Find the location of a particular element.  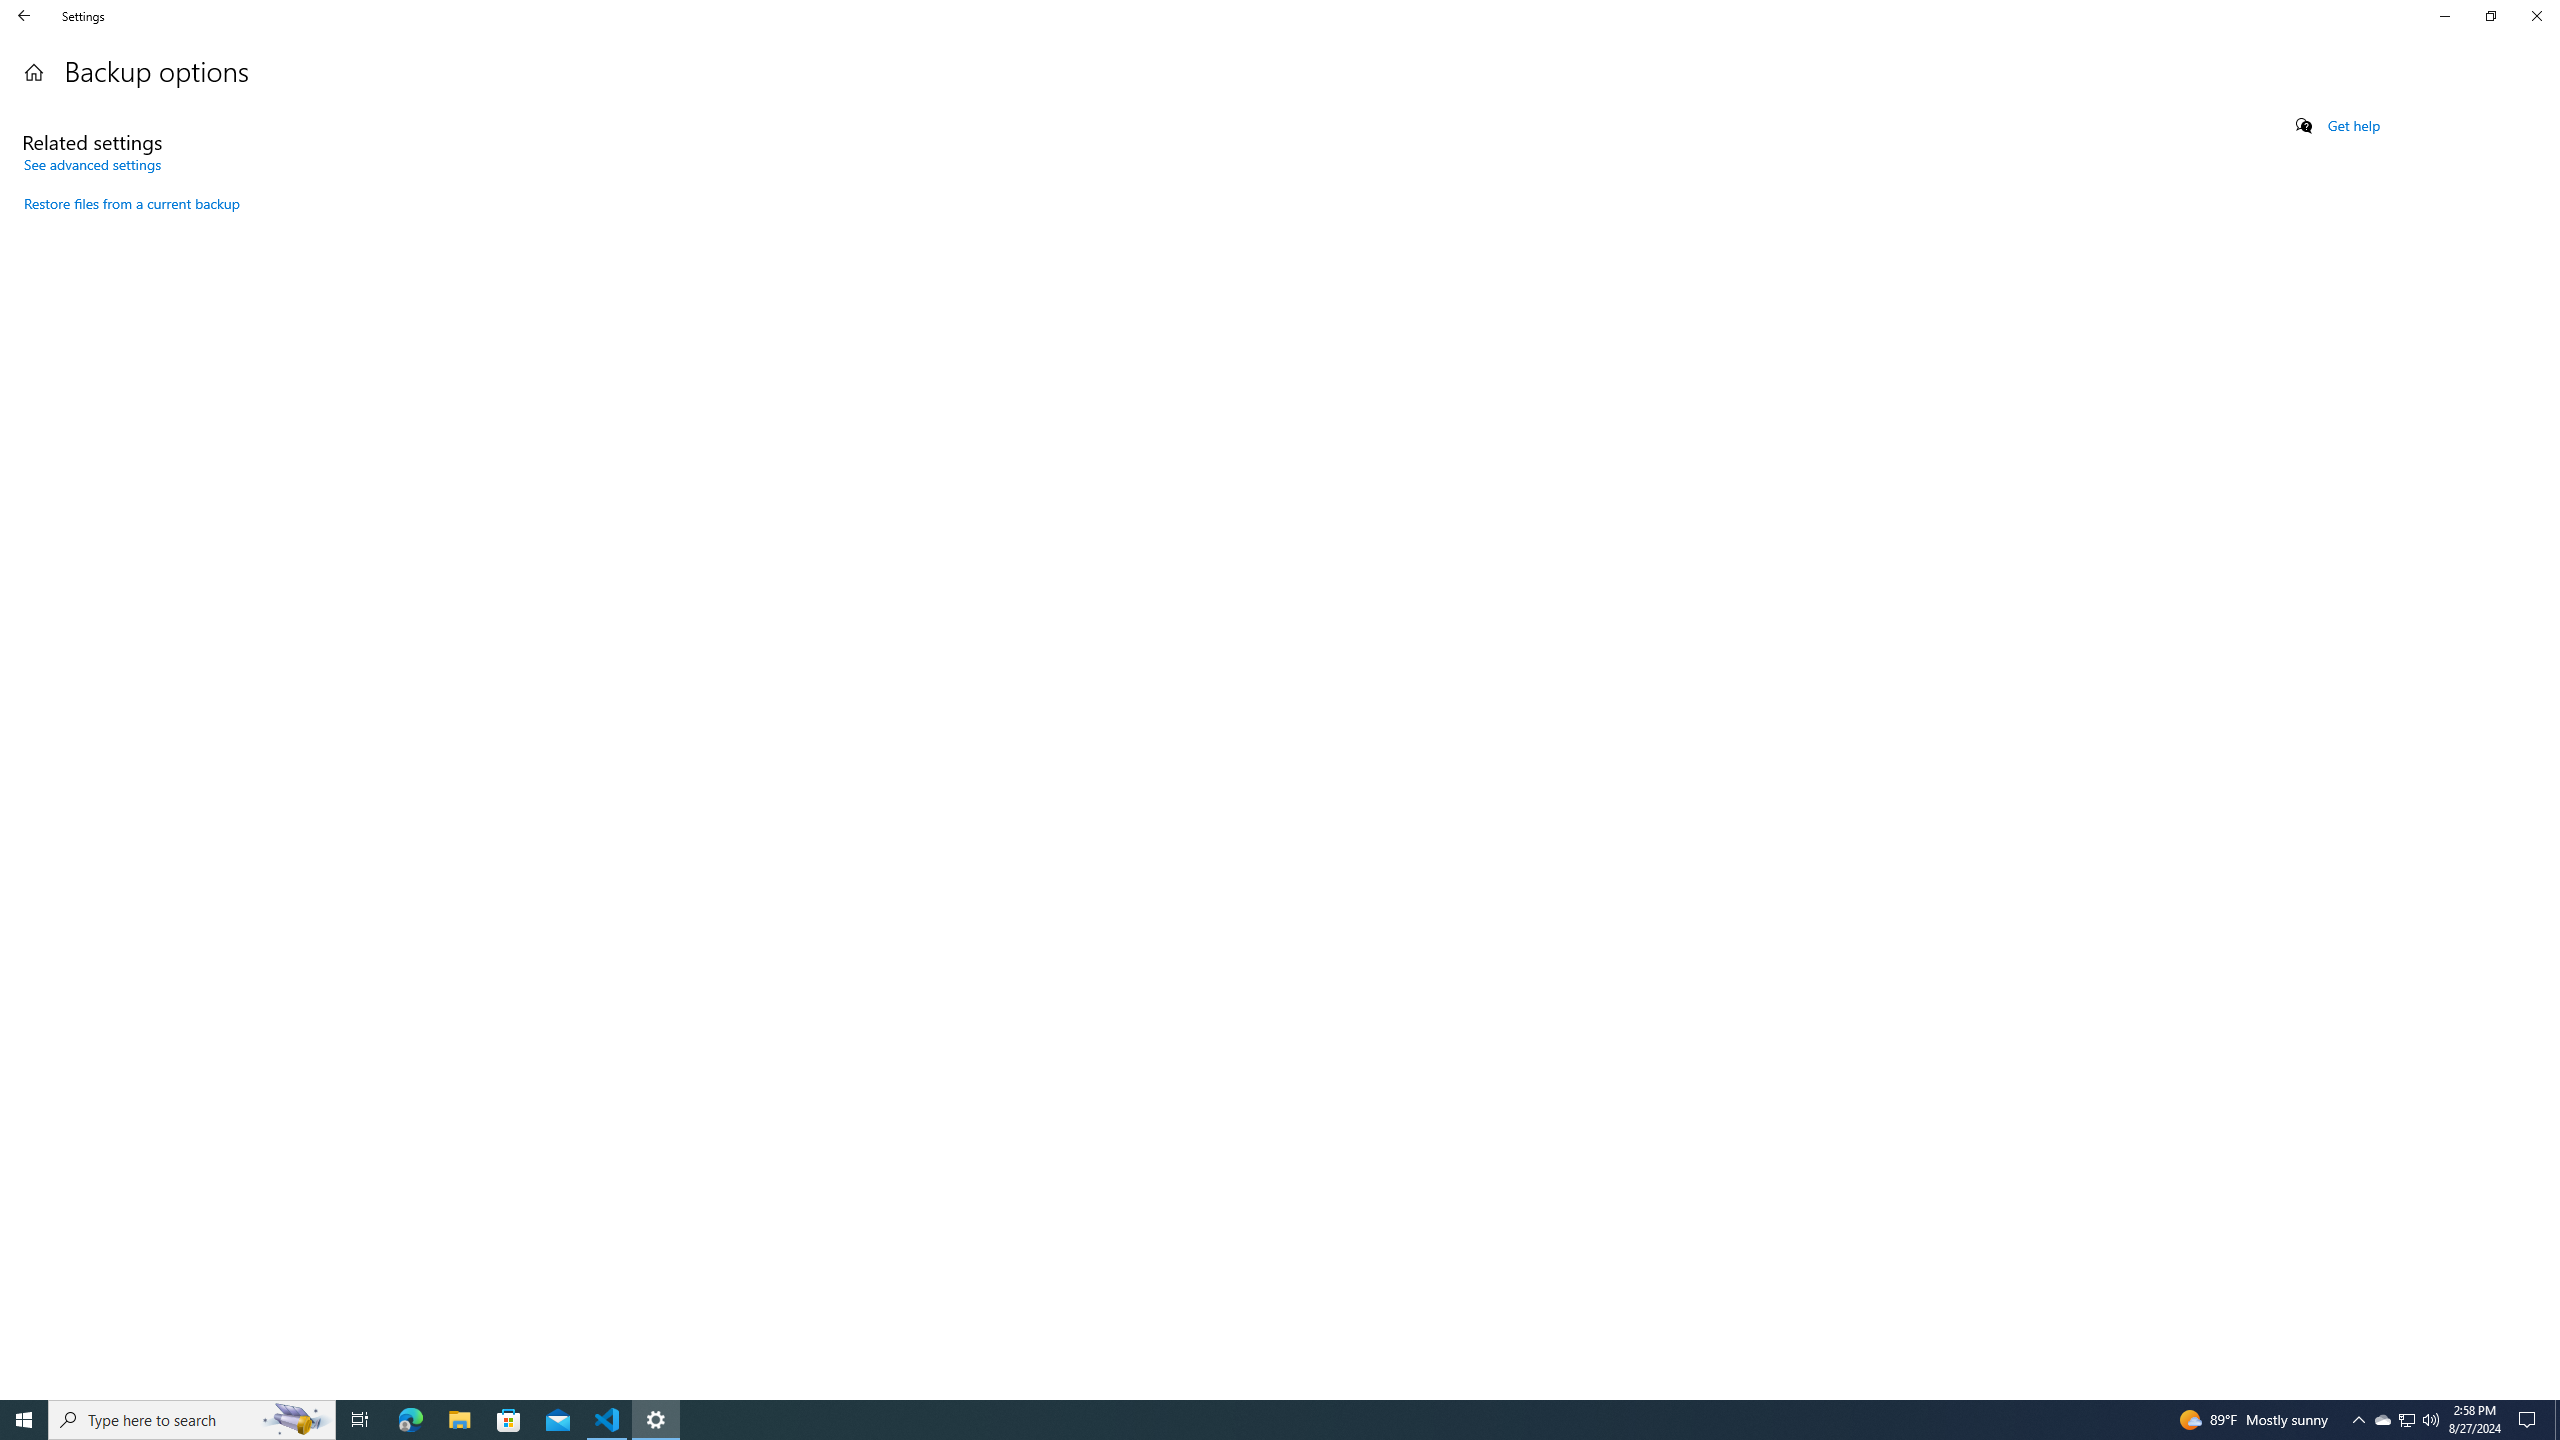

'Minimize Settings' is located at coordinates (2443, 15).